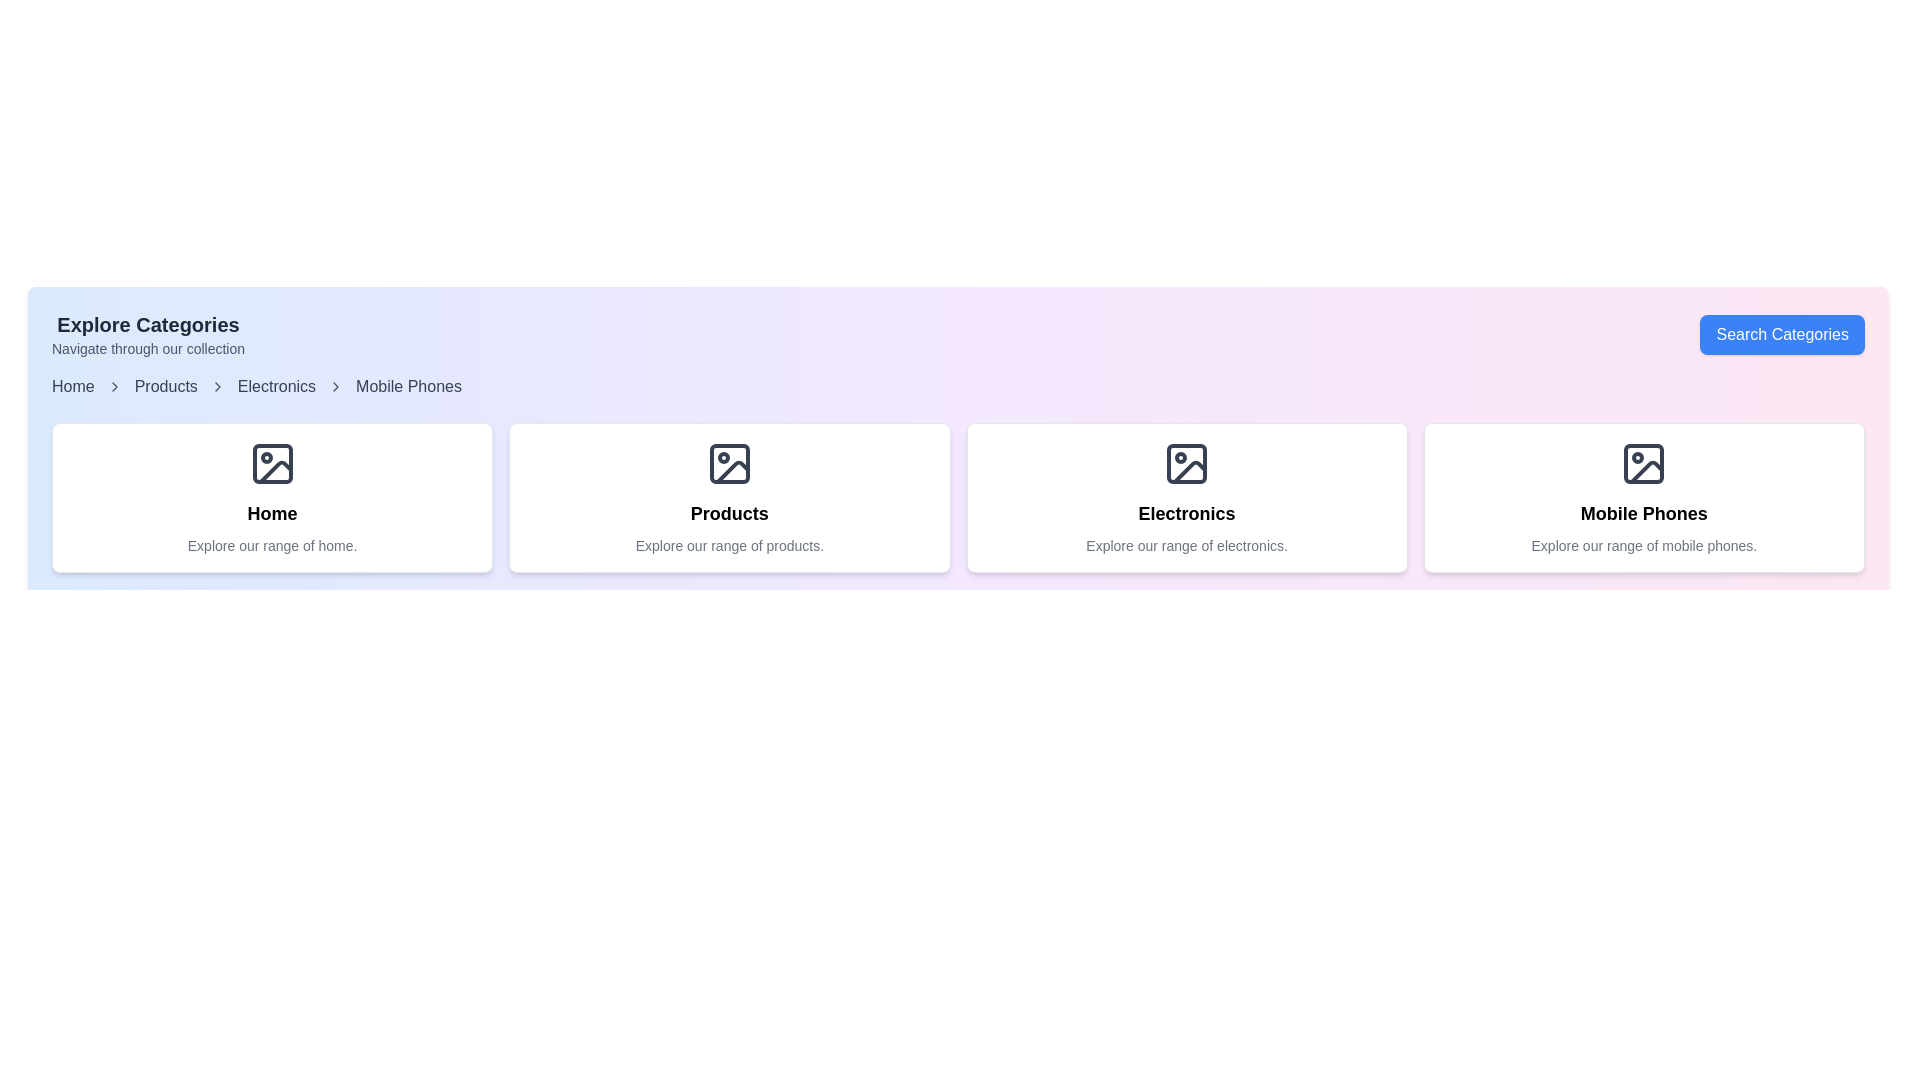 The height and width of the screenshot is (1080, 1920). Describe the element at coordinates (1644, 463) in the screenshot. I see `the Decorative graphic element located at the bottom-right of the 'Mobile Phones' card, which is a small rectangle with rounded corners embedded within an icon representation` at that location.